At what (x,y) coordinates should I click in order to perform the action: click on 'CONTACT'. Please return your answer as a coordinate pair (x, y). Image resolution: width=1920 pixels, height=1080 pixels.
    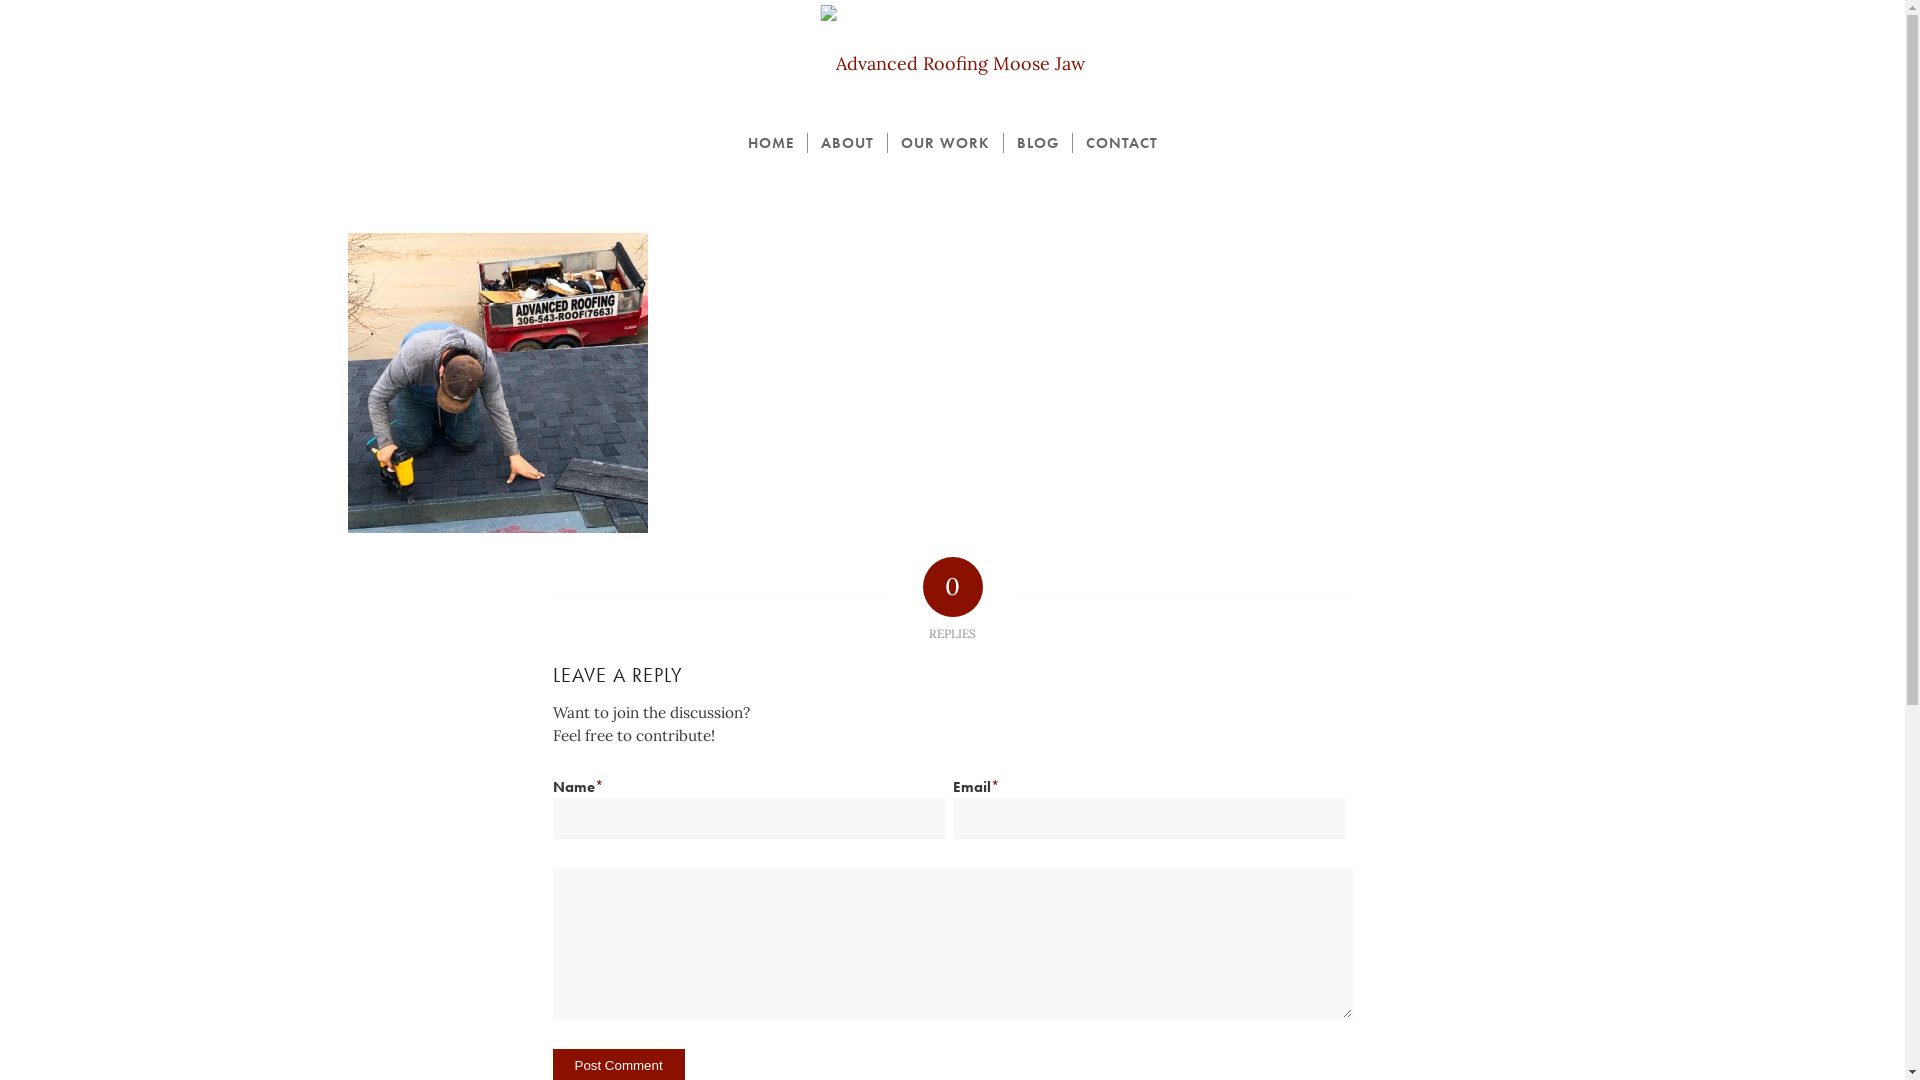
    Looking at the image, I should click on (1121, 141).